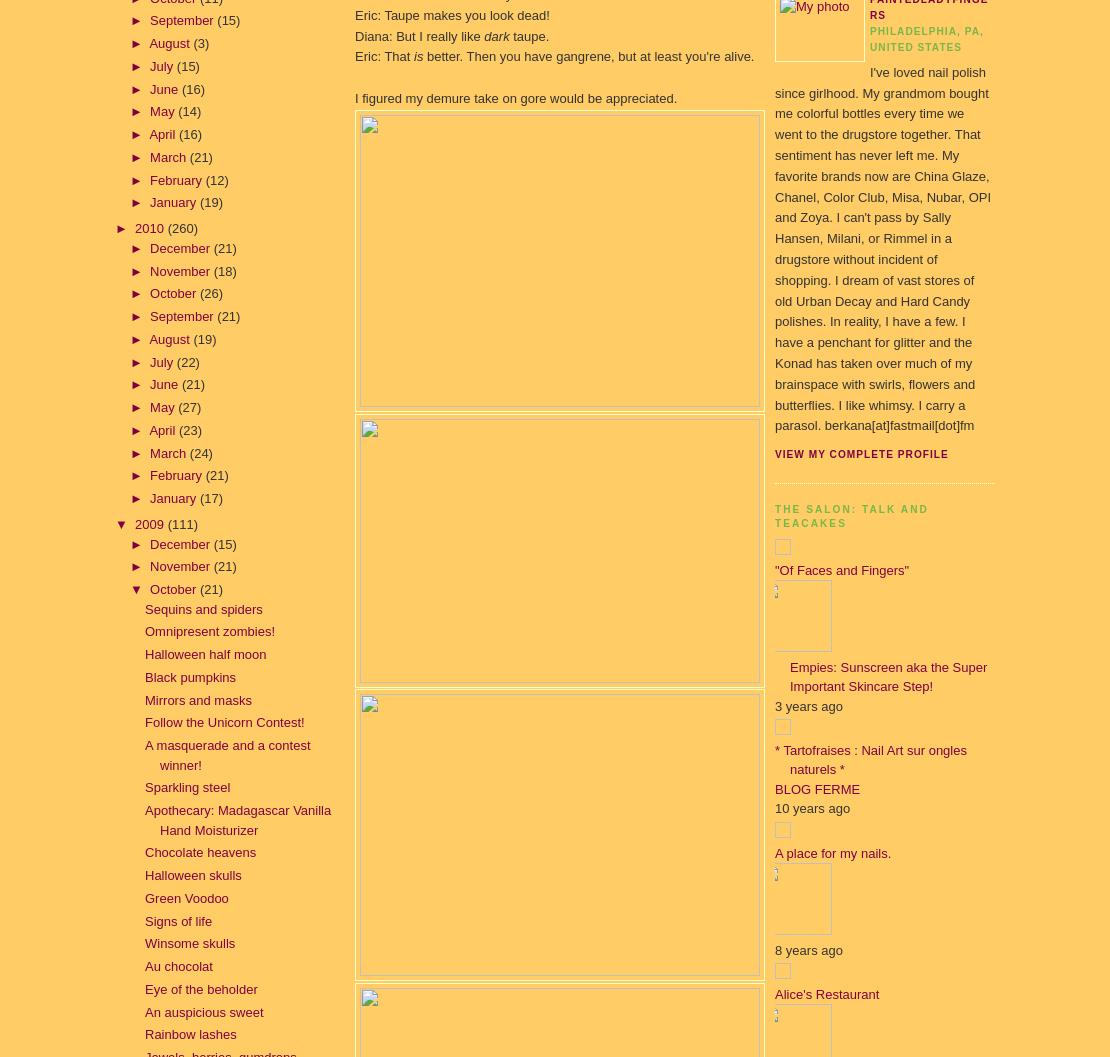 This screenshot has width=1110, height=1057. Describe the element at coordinates (200, 987) in the screenshot. I see `'Eye of the beholder'` at that location.